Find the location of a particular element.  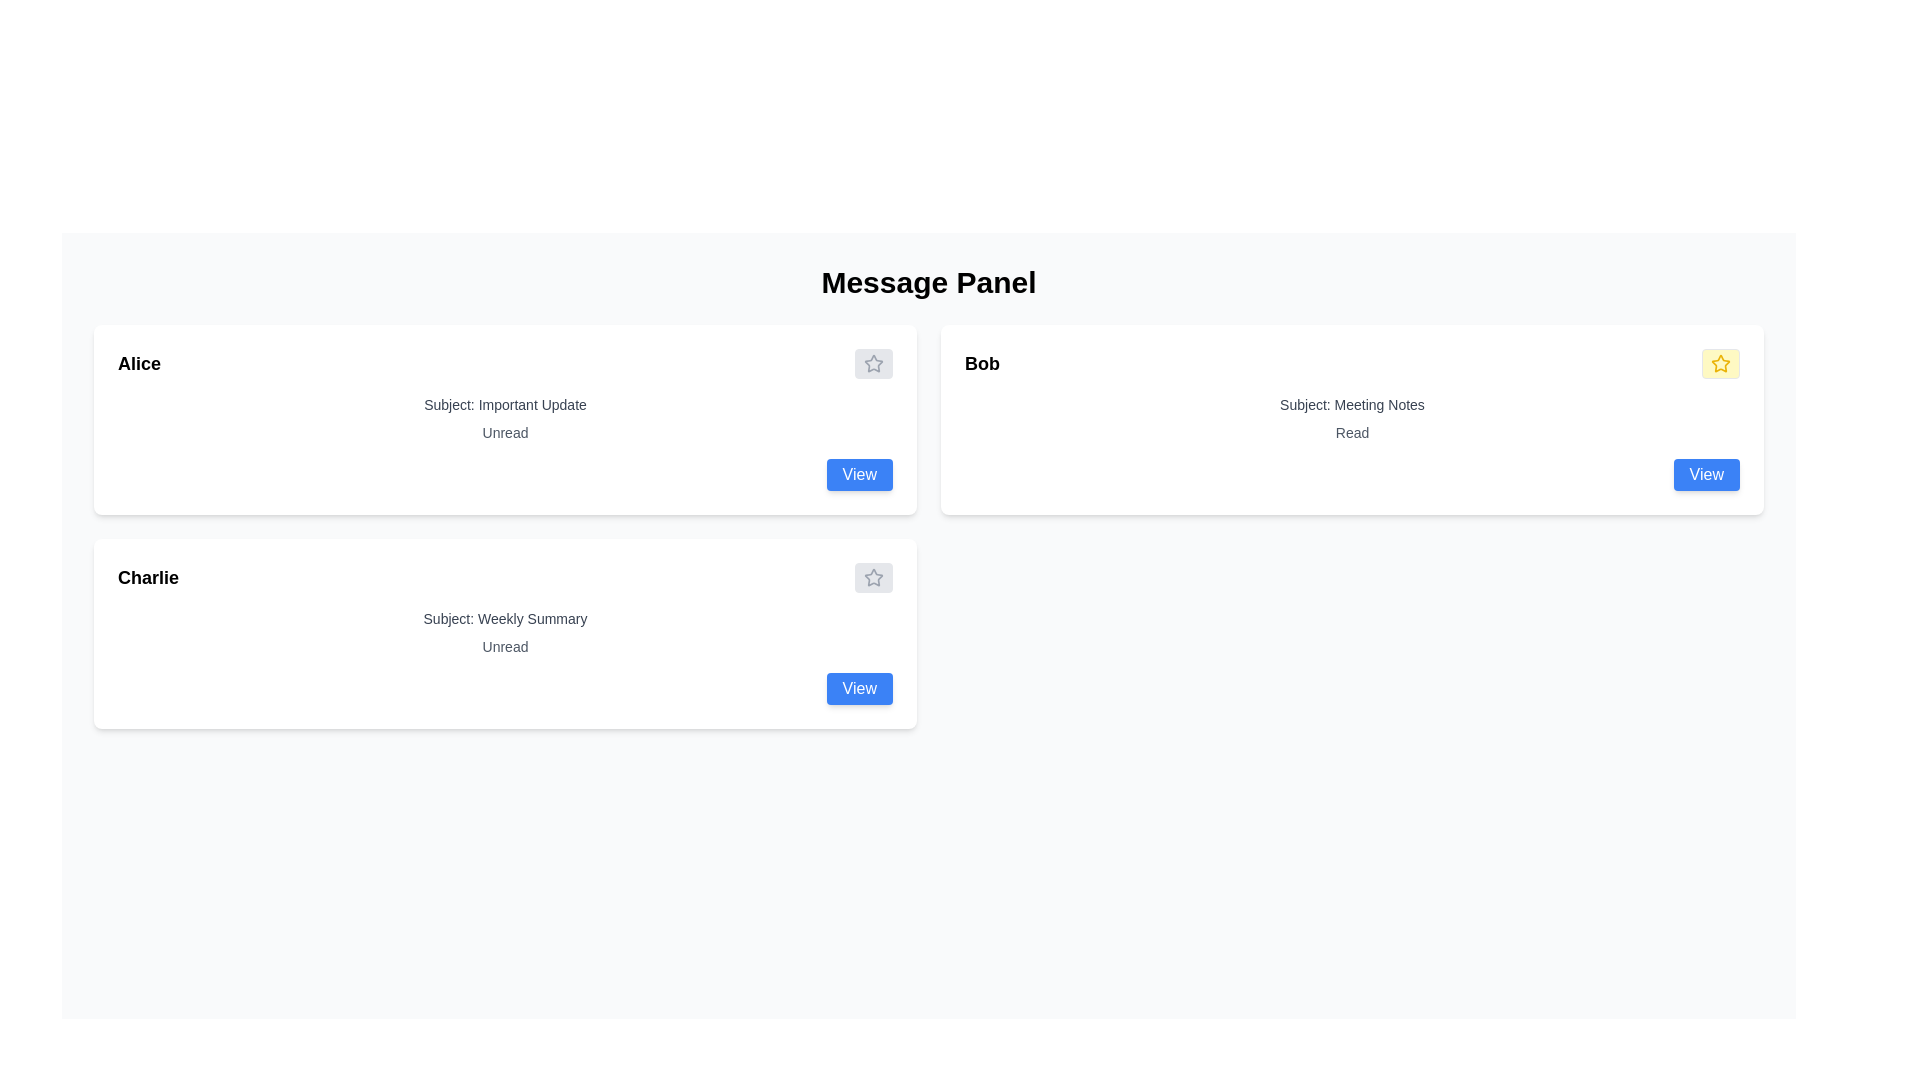

the text display that shows the subject of the message from sender Alice, located below the 'Alice' heading and above the 'Unread' text within the card is located at coordinates (505, 405).